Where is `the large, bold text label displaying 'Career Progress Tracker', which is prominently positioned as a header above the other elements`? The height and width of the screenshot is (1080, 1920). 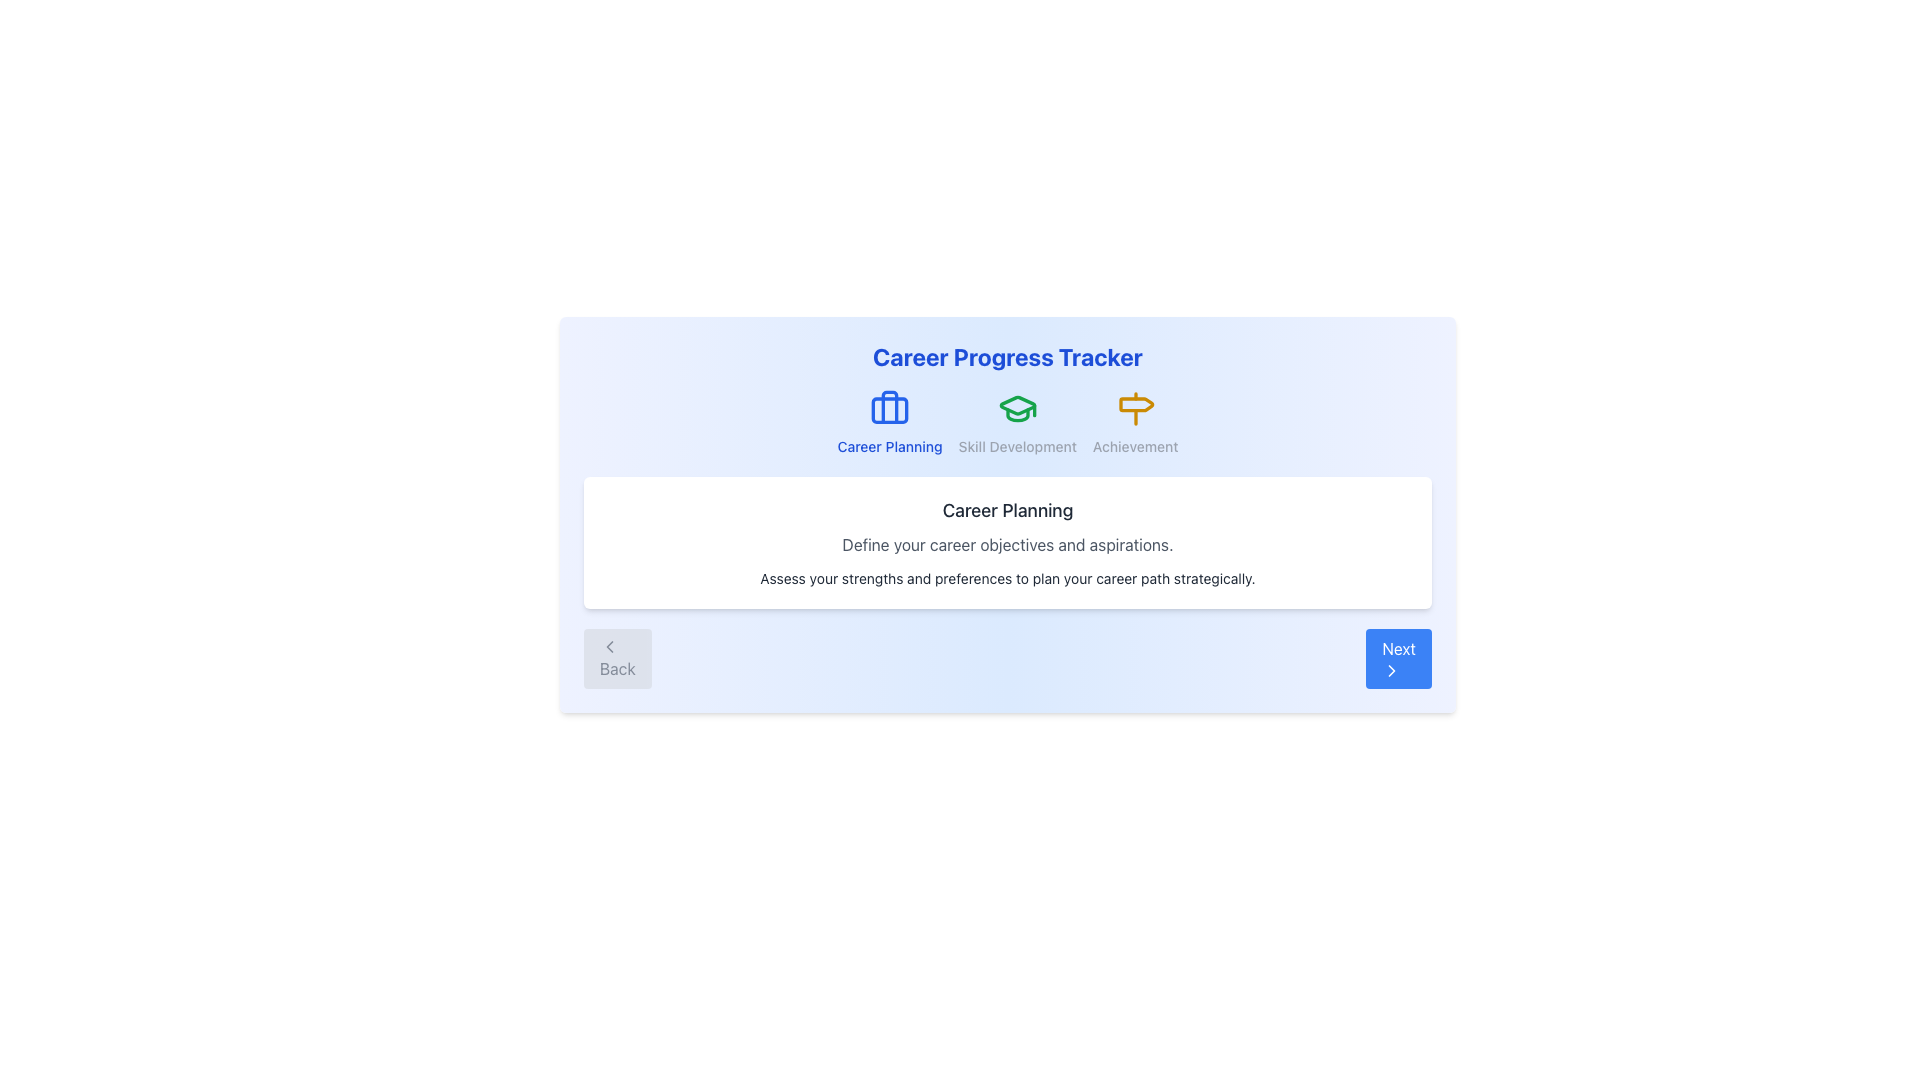 the large, bold text label displaying 'Career Progress Tracker', which is prominently positioned as a header above the other elements is located at coordinates (1008, 356).